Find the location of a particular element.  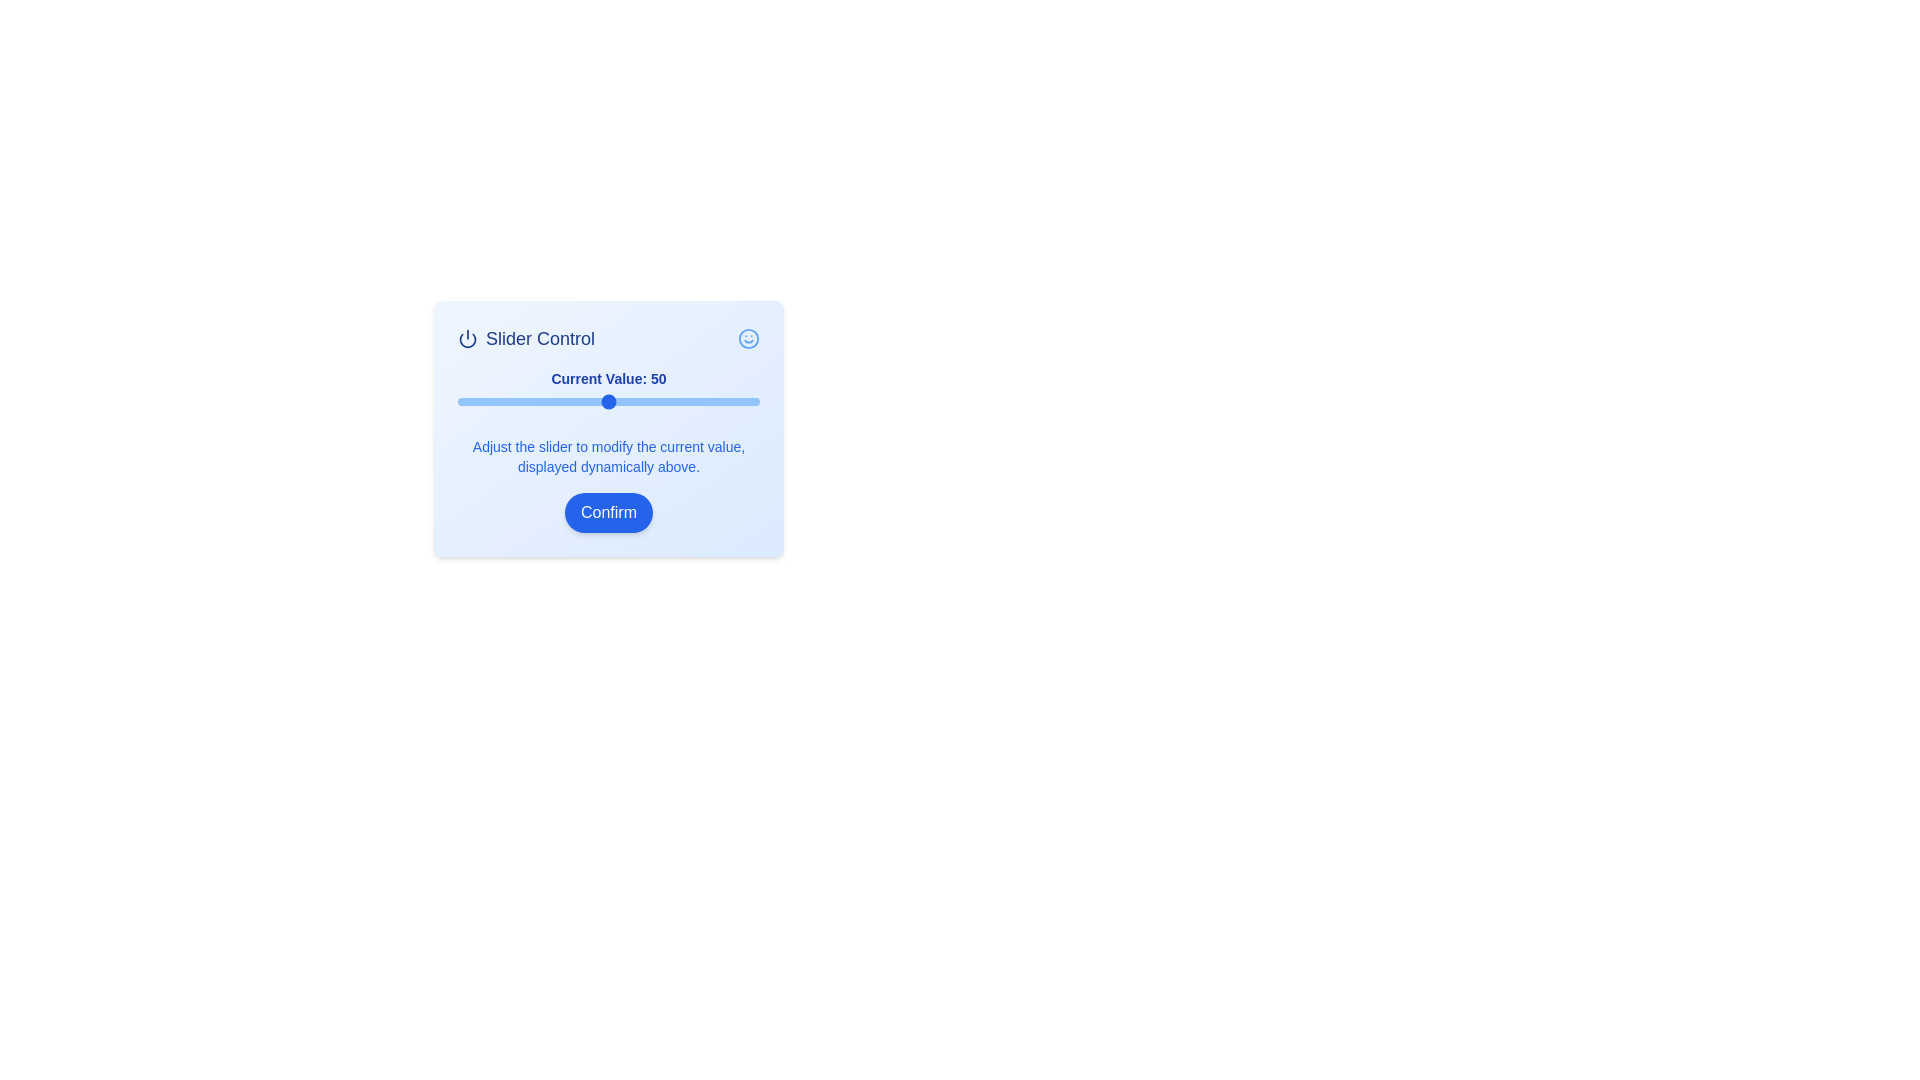

displayed value from the slider control interface, which shows 'Current Value: 50' above the slider is located at coordinates (608, 422).